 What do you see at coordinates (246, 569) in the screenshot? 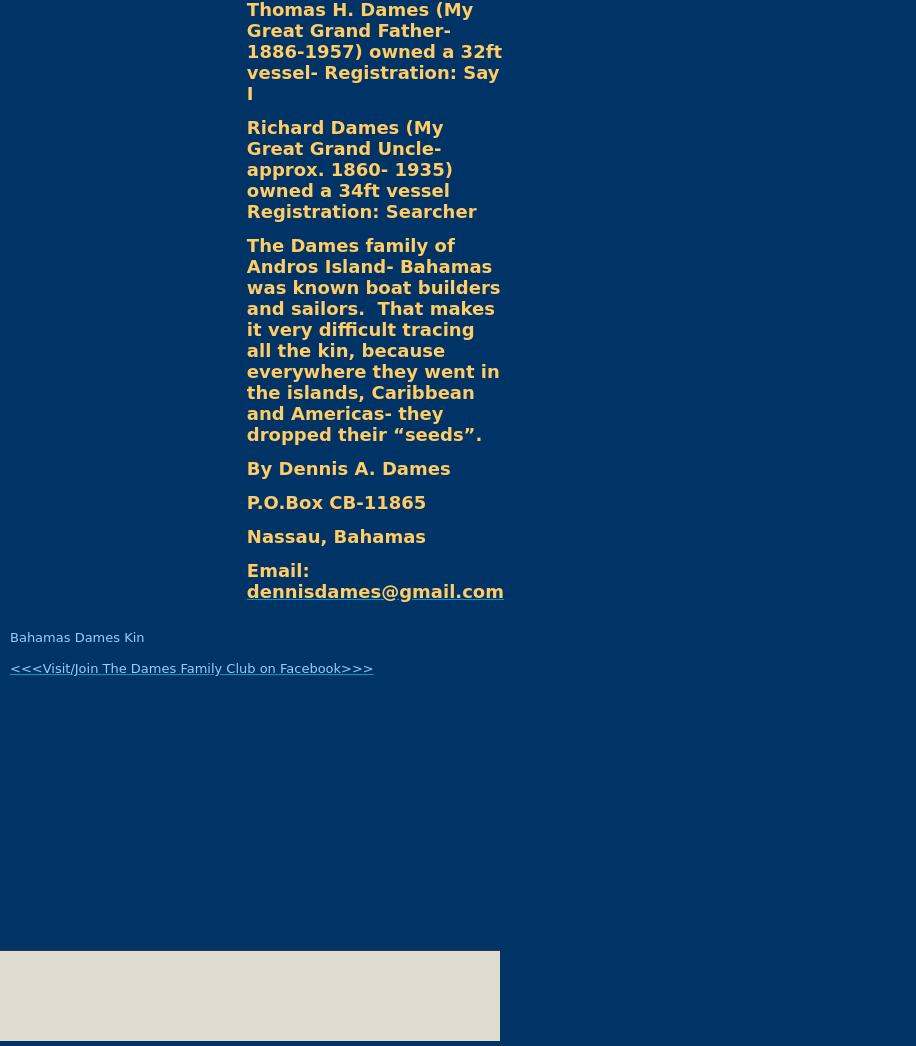
I see `'Email:'` at bounding box center [246, 569].